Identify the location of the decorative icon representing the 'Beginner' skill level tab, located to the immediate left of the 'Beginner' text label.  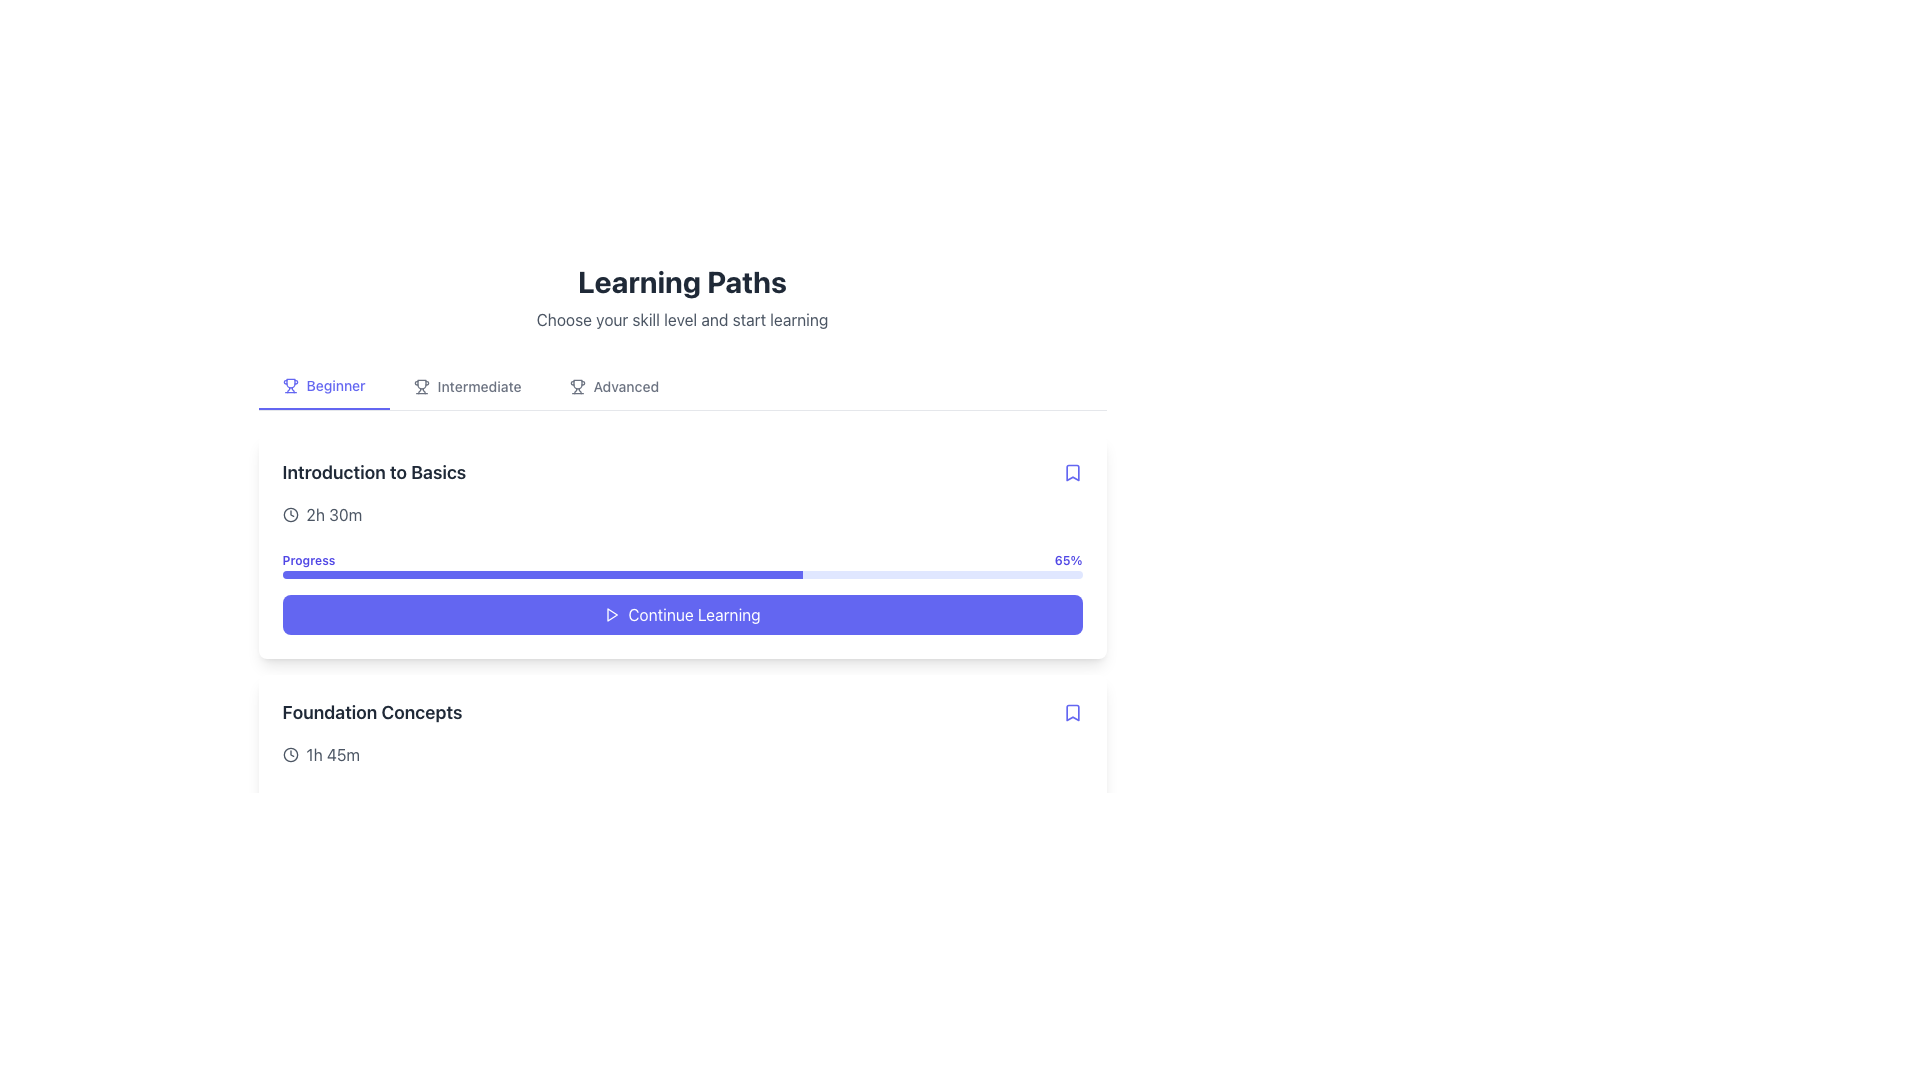
(289, 385).